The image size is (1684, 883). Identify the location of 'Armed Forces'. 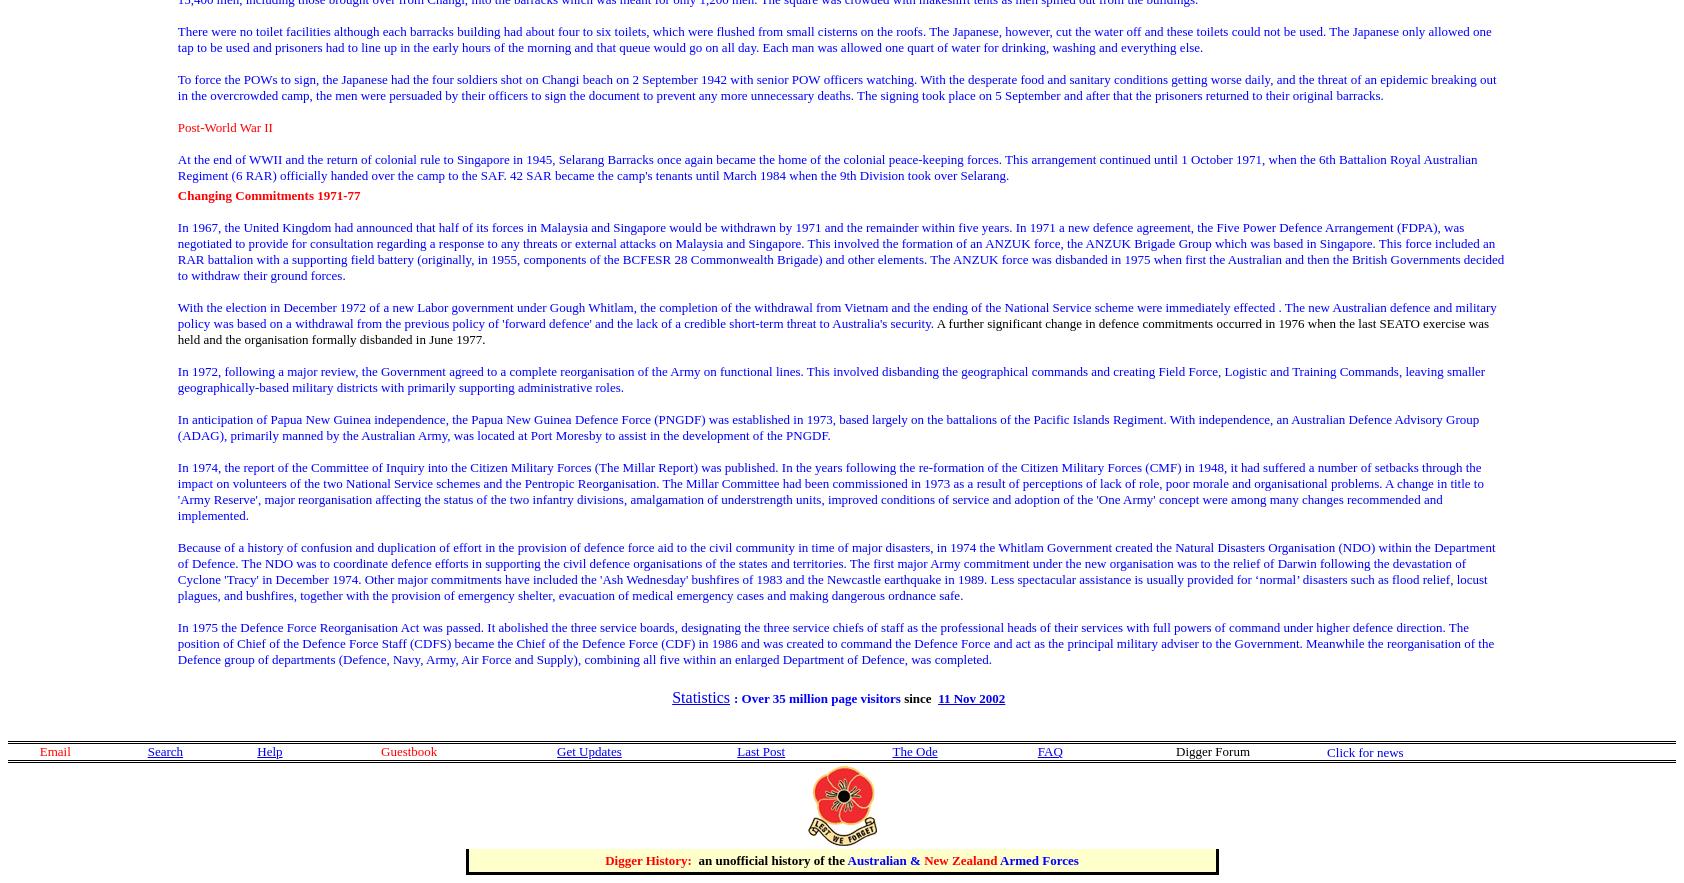
(1038, 858).